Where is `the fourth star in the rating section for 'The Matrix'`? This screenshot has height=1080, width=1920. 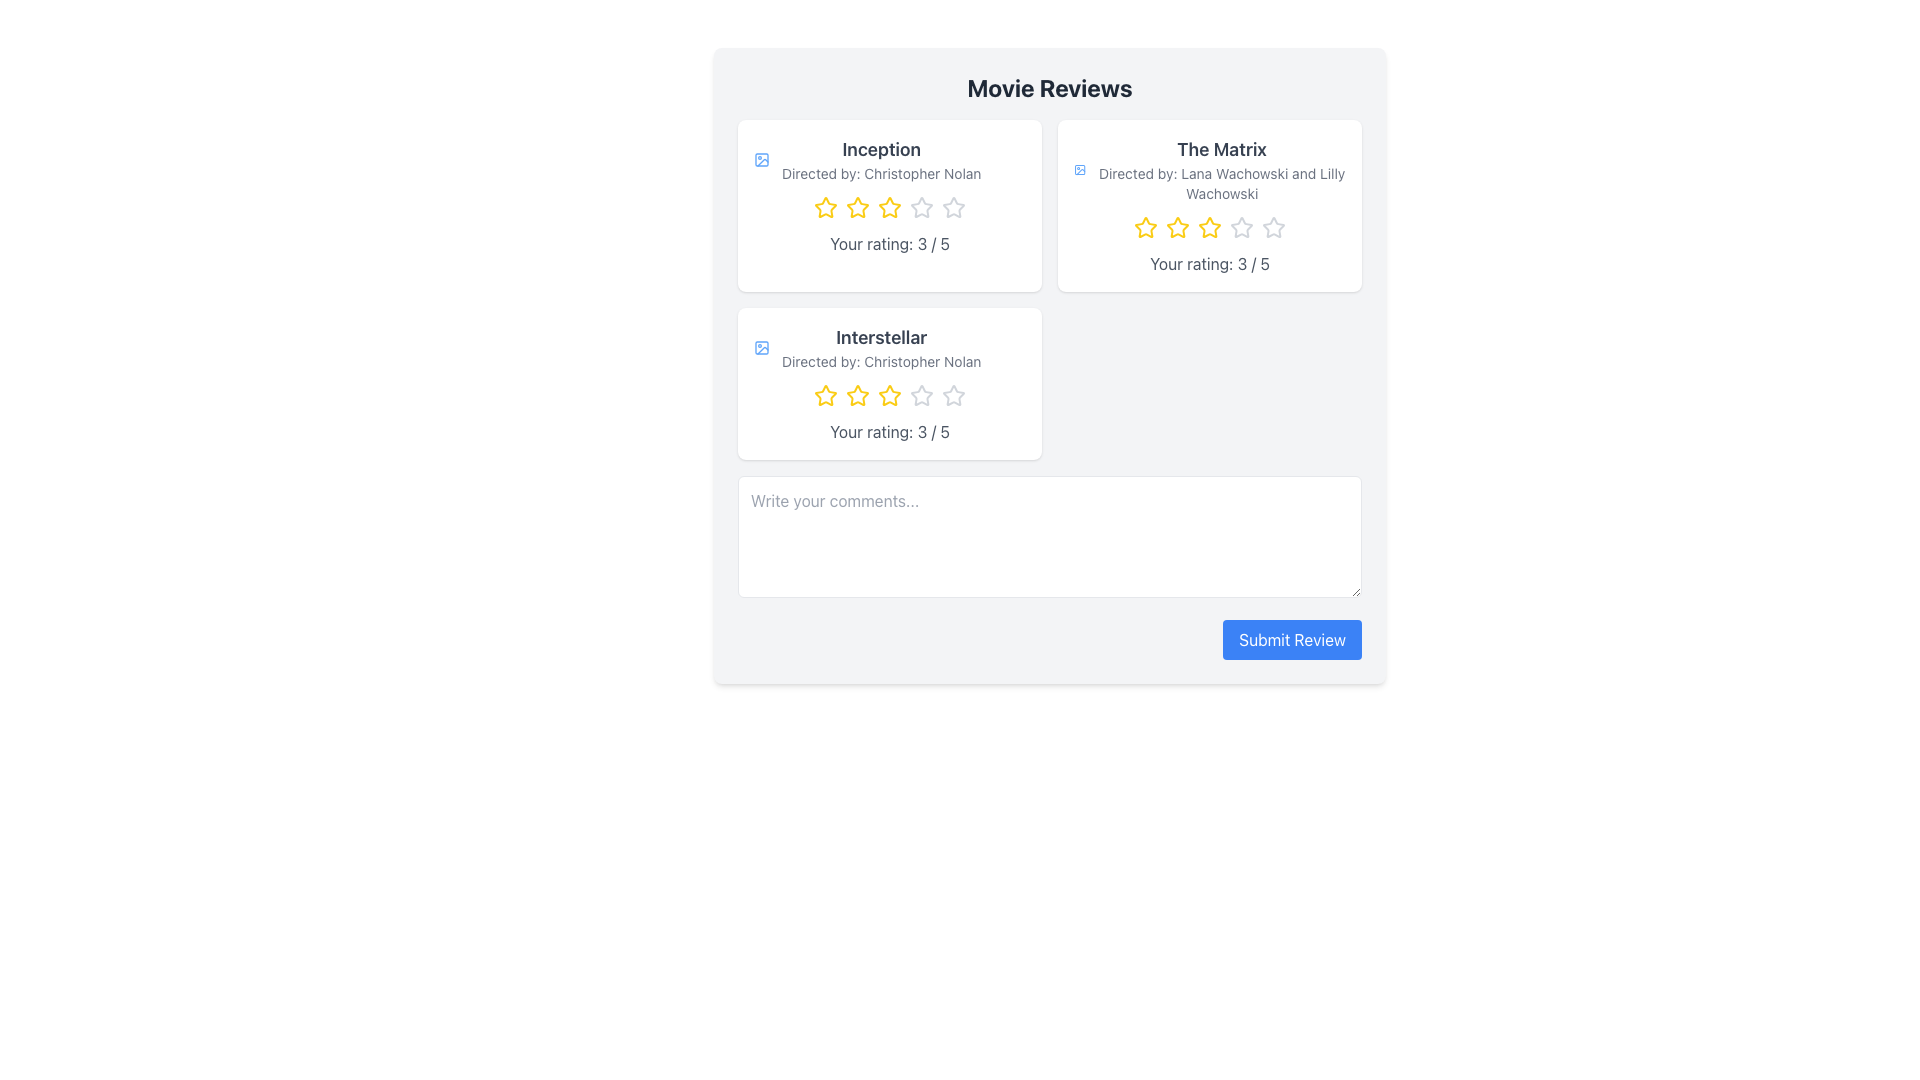
the fourth star in the rating section for 'The Matrix' is located at coordinates (1241, 226).